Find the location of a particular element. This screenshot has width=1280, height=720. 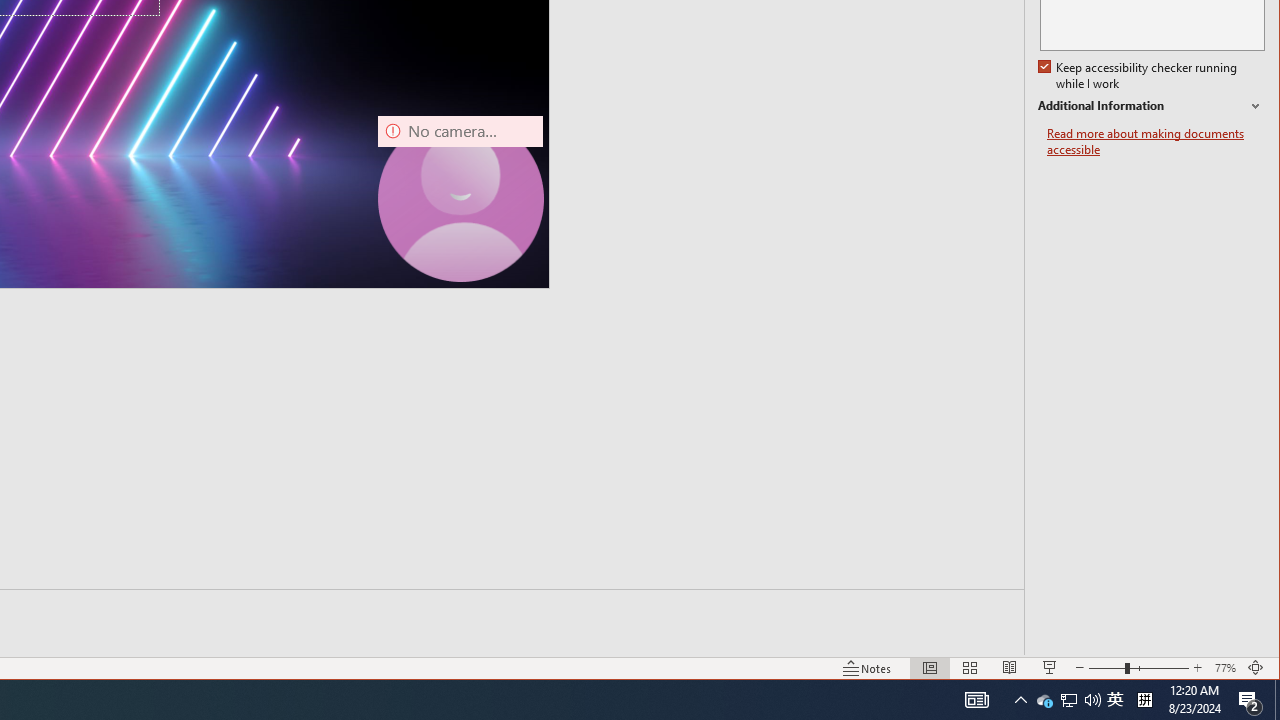

'Additional Information' is located at coordinates (1151, 106).